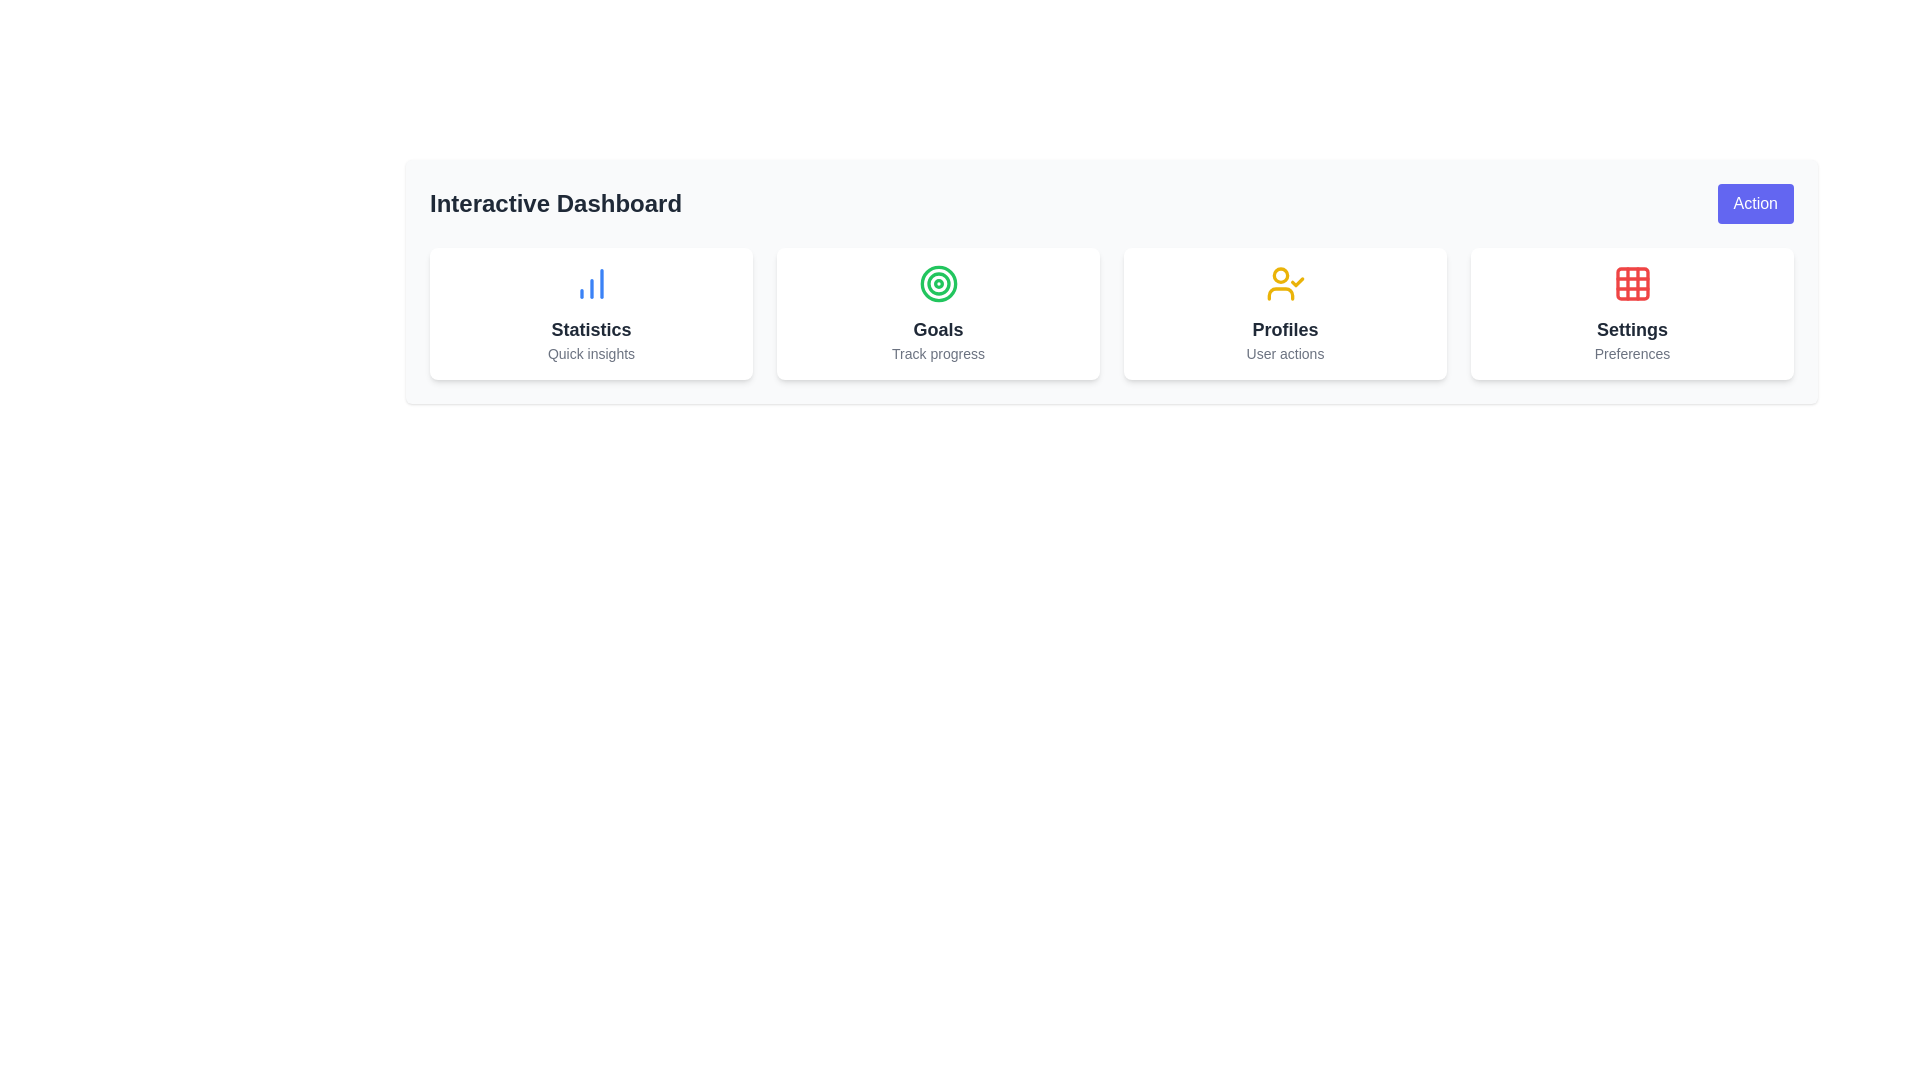 This screenshot has width=1920, height=1080. Describe the element at coordinates (1280, 275) in the screenshot. I see `the central circular yellow component of the user profile icon located in the third column of the dashboard below the 'Profiles' heading` at that location.